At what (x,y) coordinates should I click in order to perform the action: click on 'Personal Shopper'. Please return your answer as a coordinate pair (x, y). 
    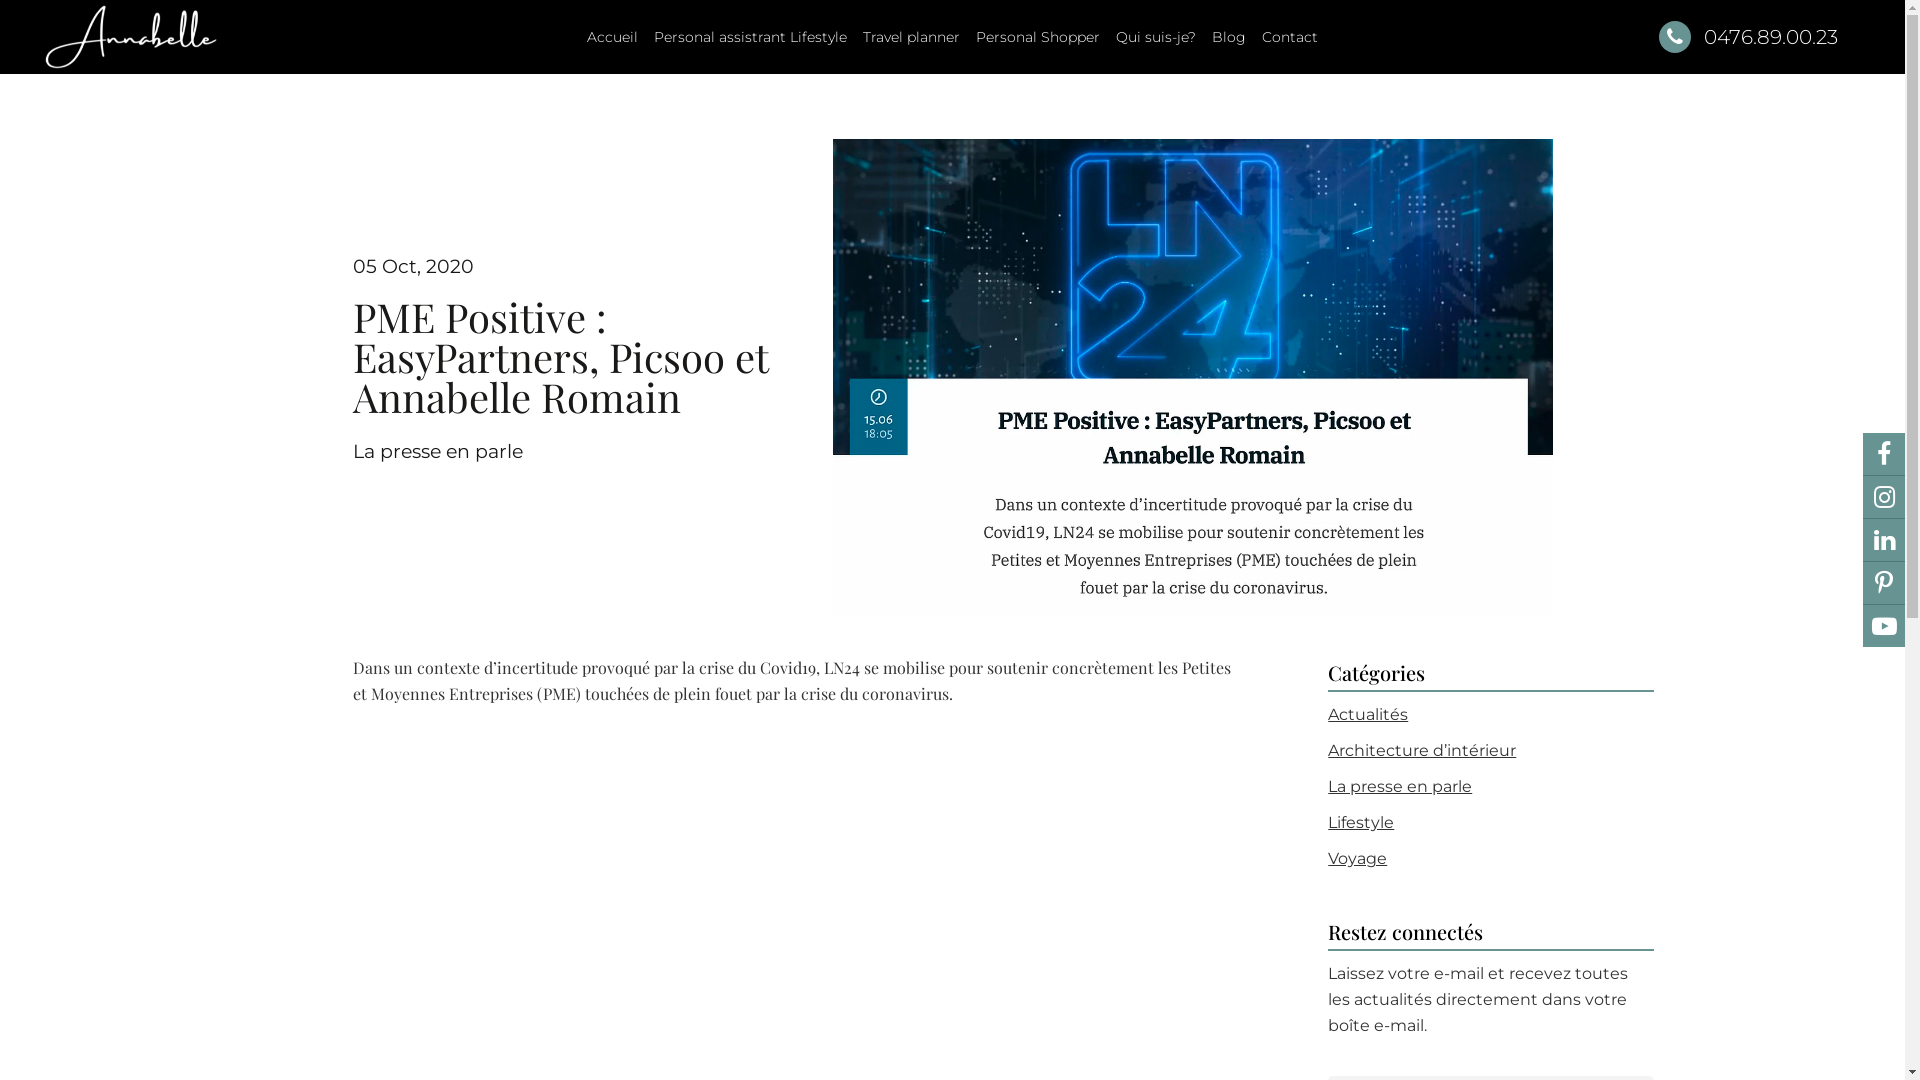
    Looking at the image, I should click on (1037, 37).